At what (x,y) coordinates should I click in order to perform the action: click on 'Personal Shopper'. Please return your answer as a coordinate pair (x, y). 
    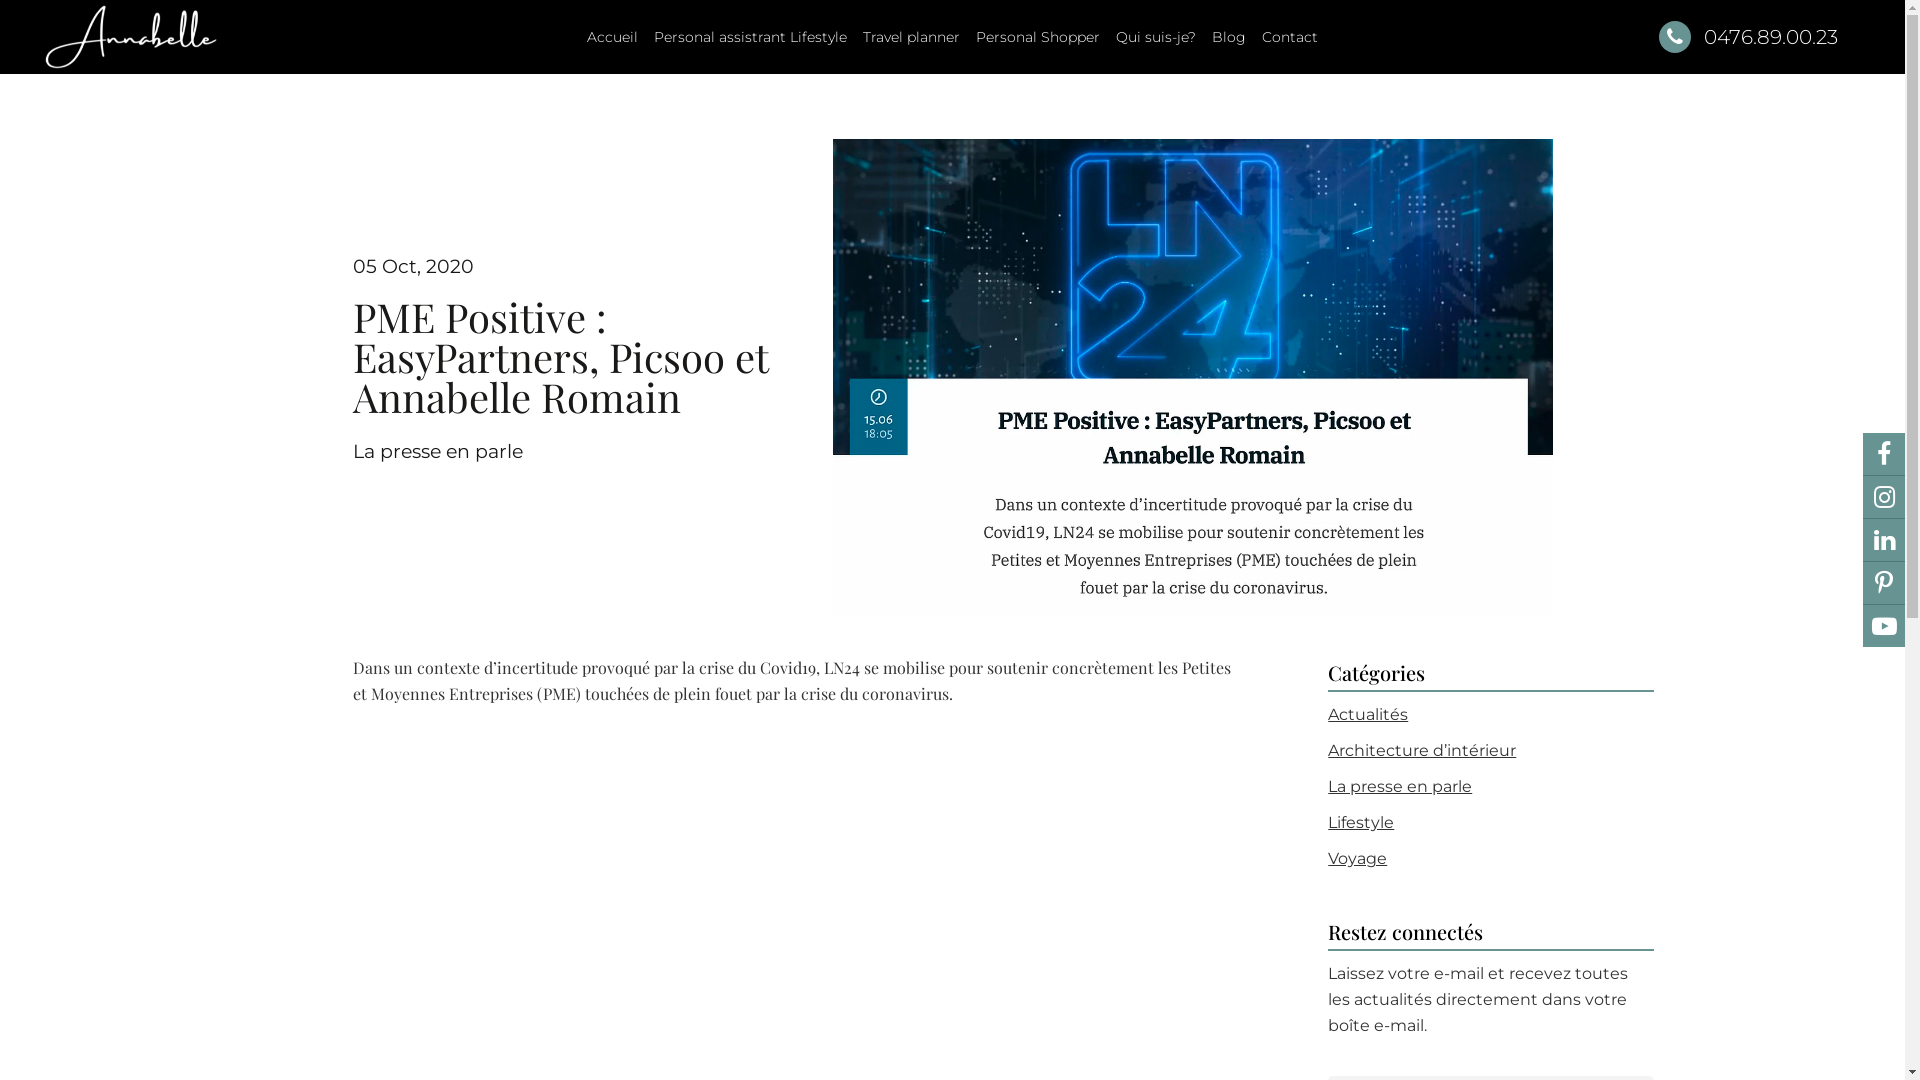
    Looking at the image, I should click on (1037, 37).